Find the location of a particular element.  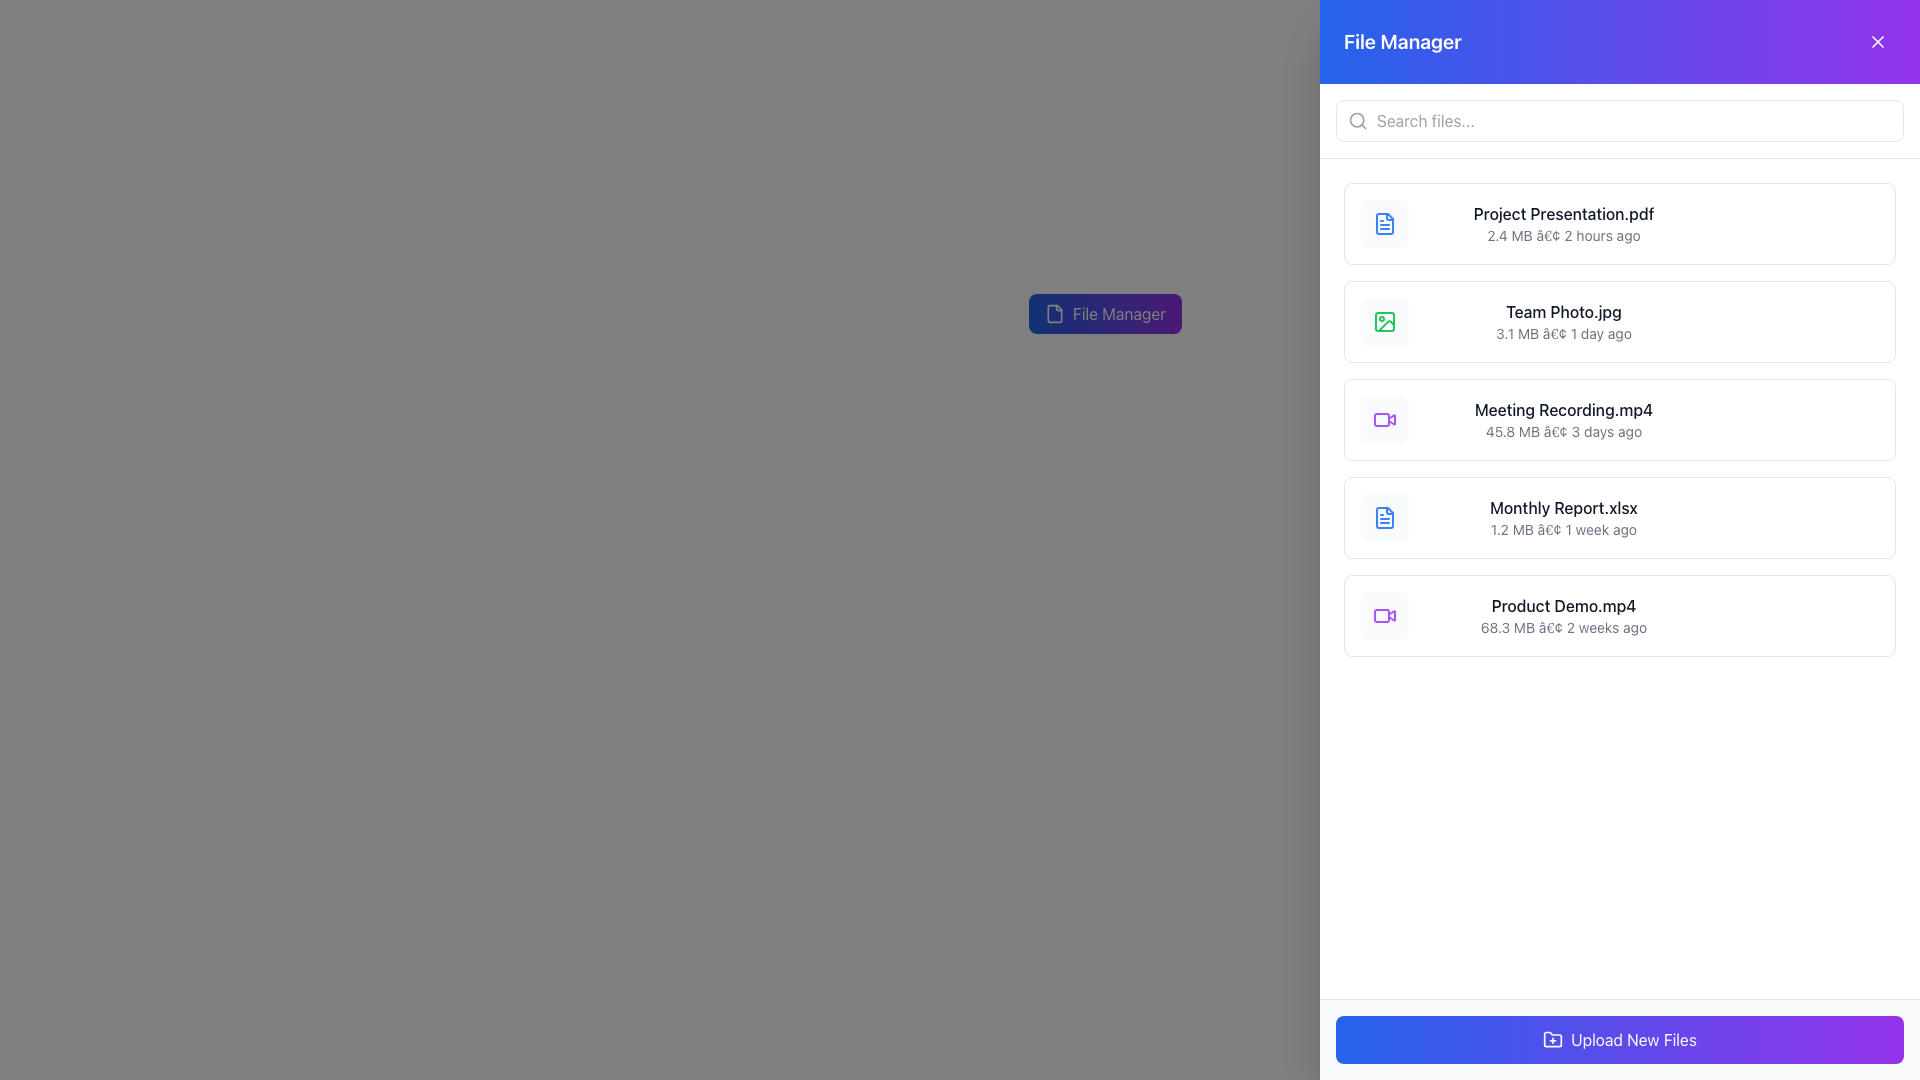

the video file icon representing 'Meeting Recording.mp4' in the file list, which is the third item under the 'File Manager' header is located at coordinates (1384, 419).